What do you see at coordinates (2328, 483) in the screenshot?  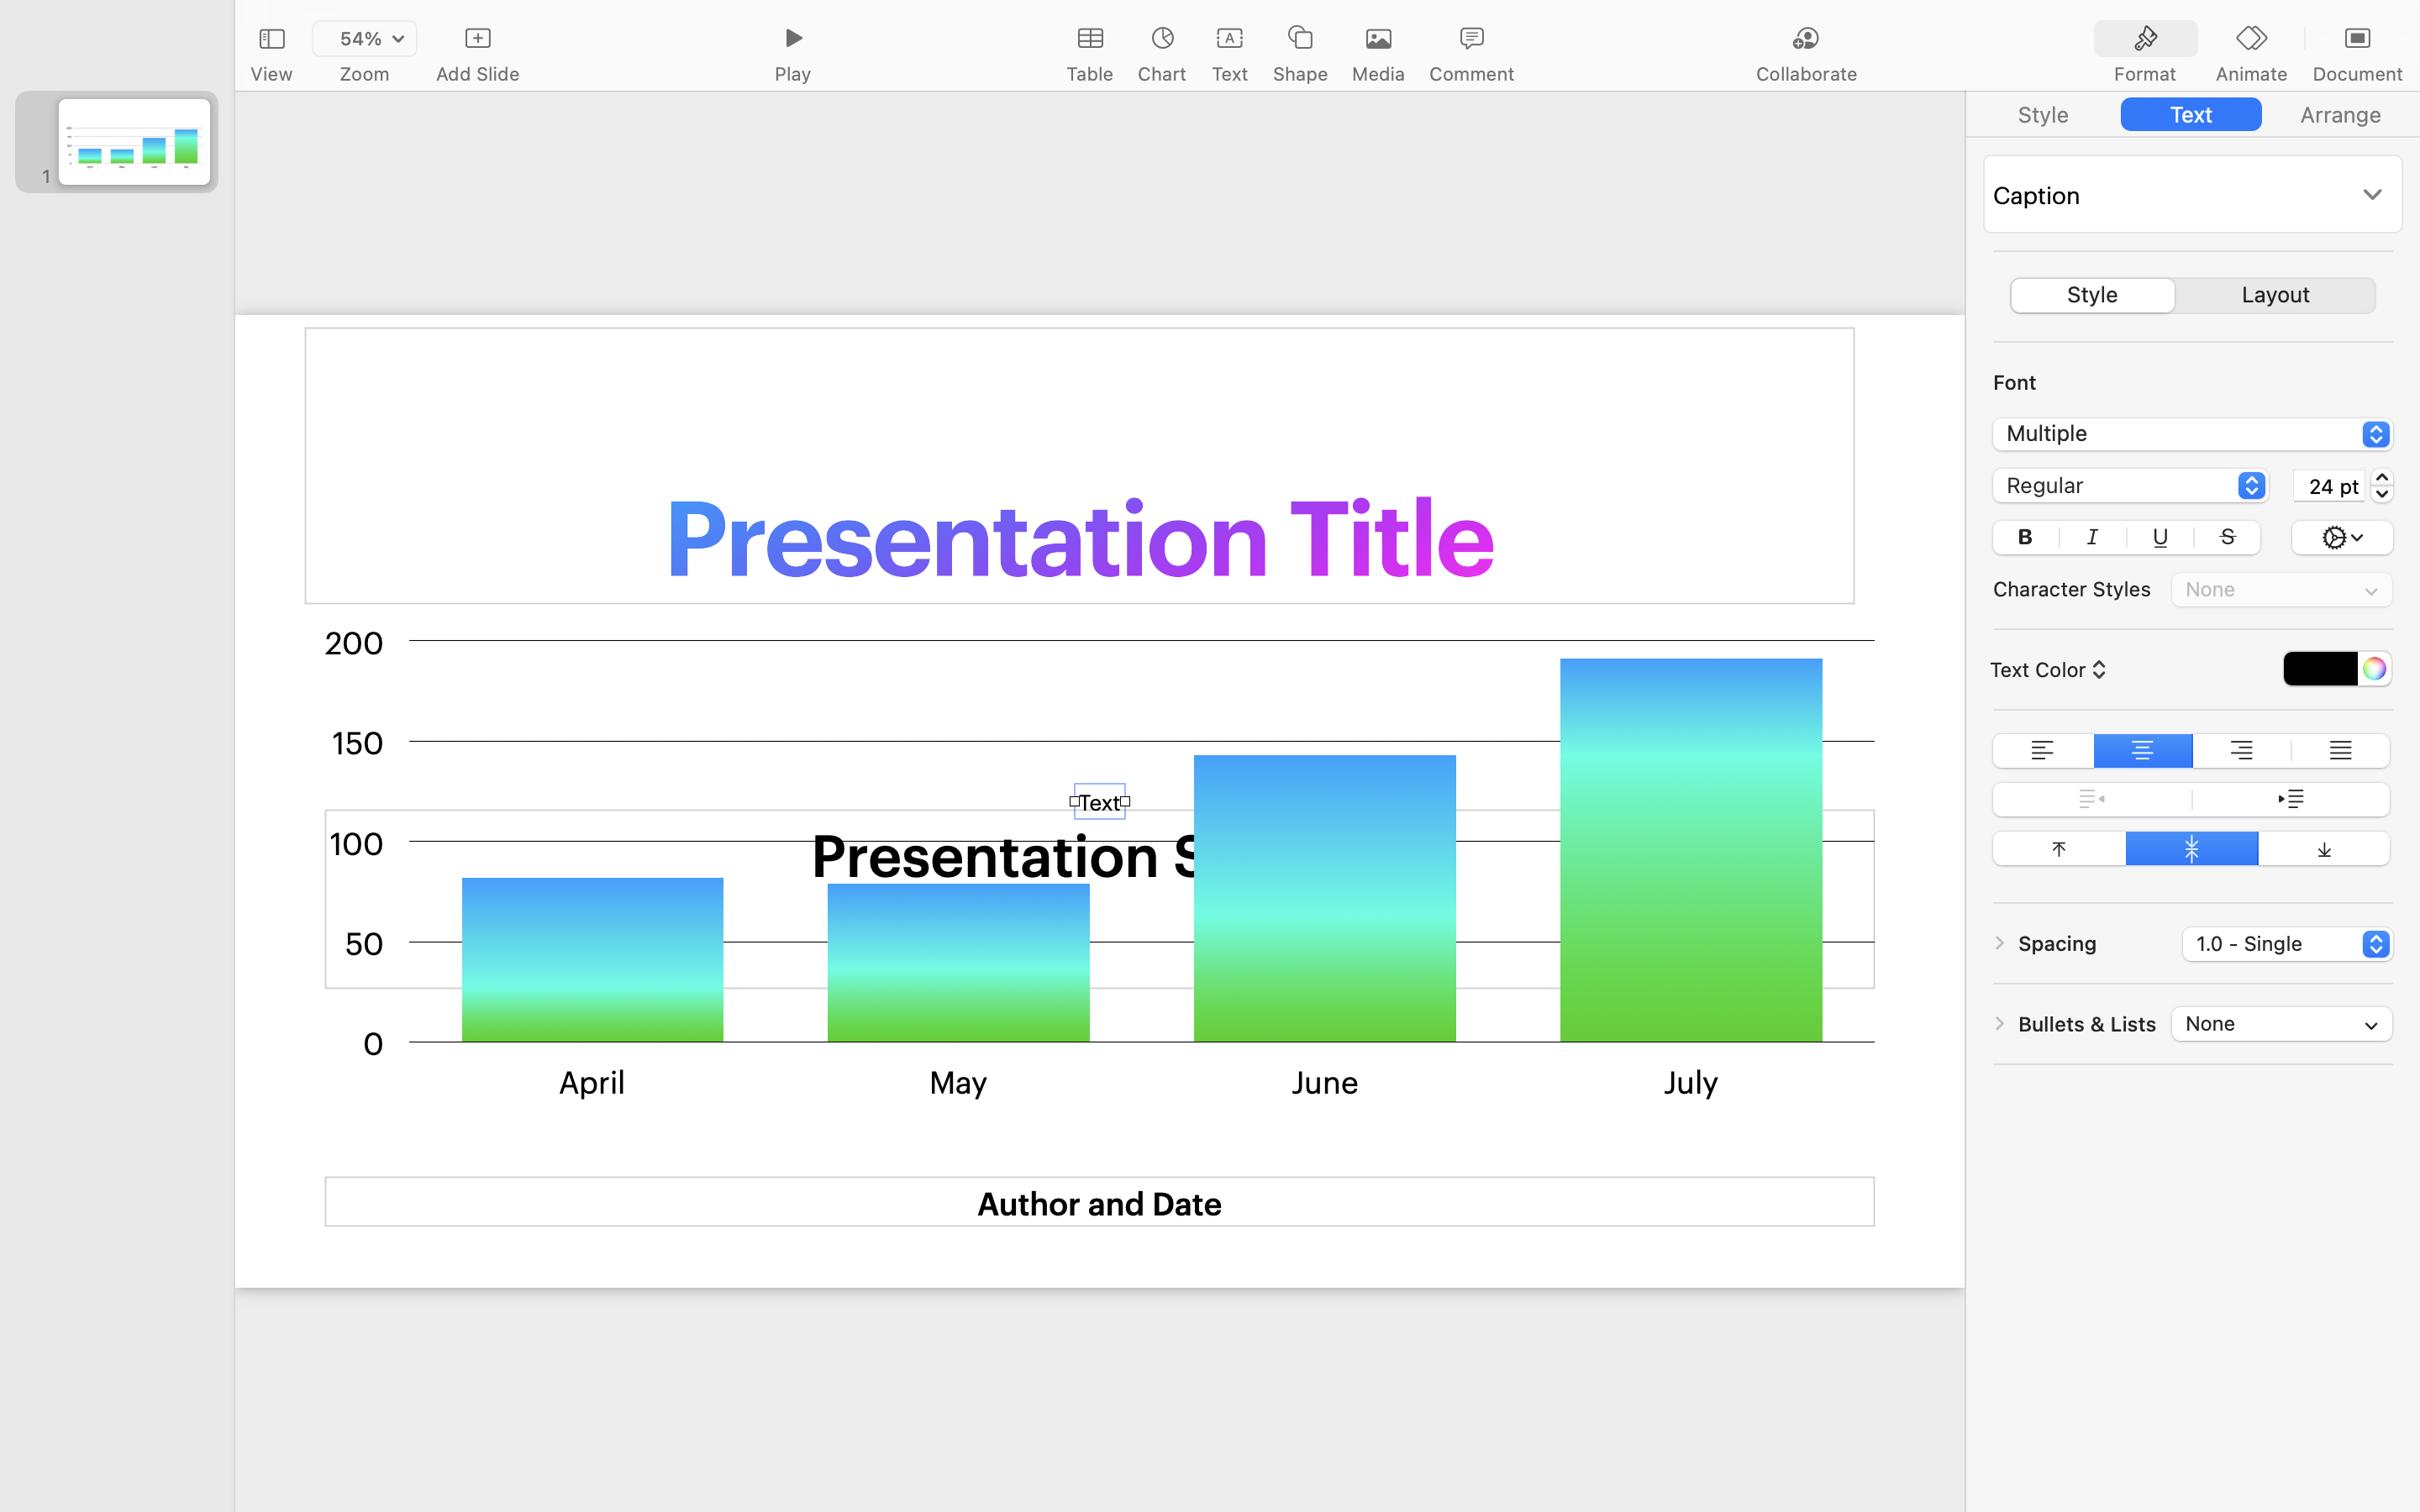 I see `'24 pt'` at bounding box center [2328, 483].